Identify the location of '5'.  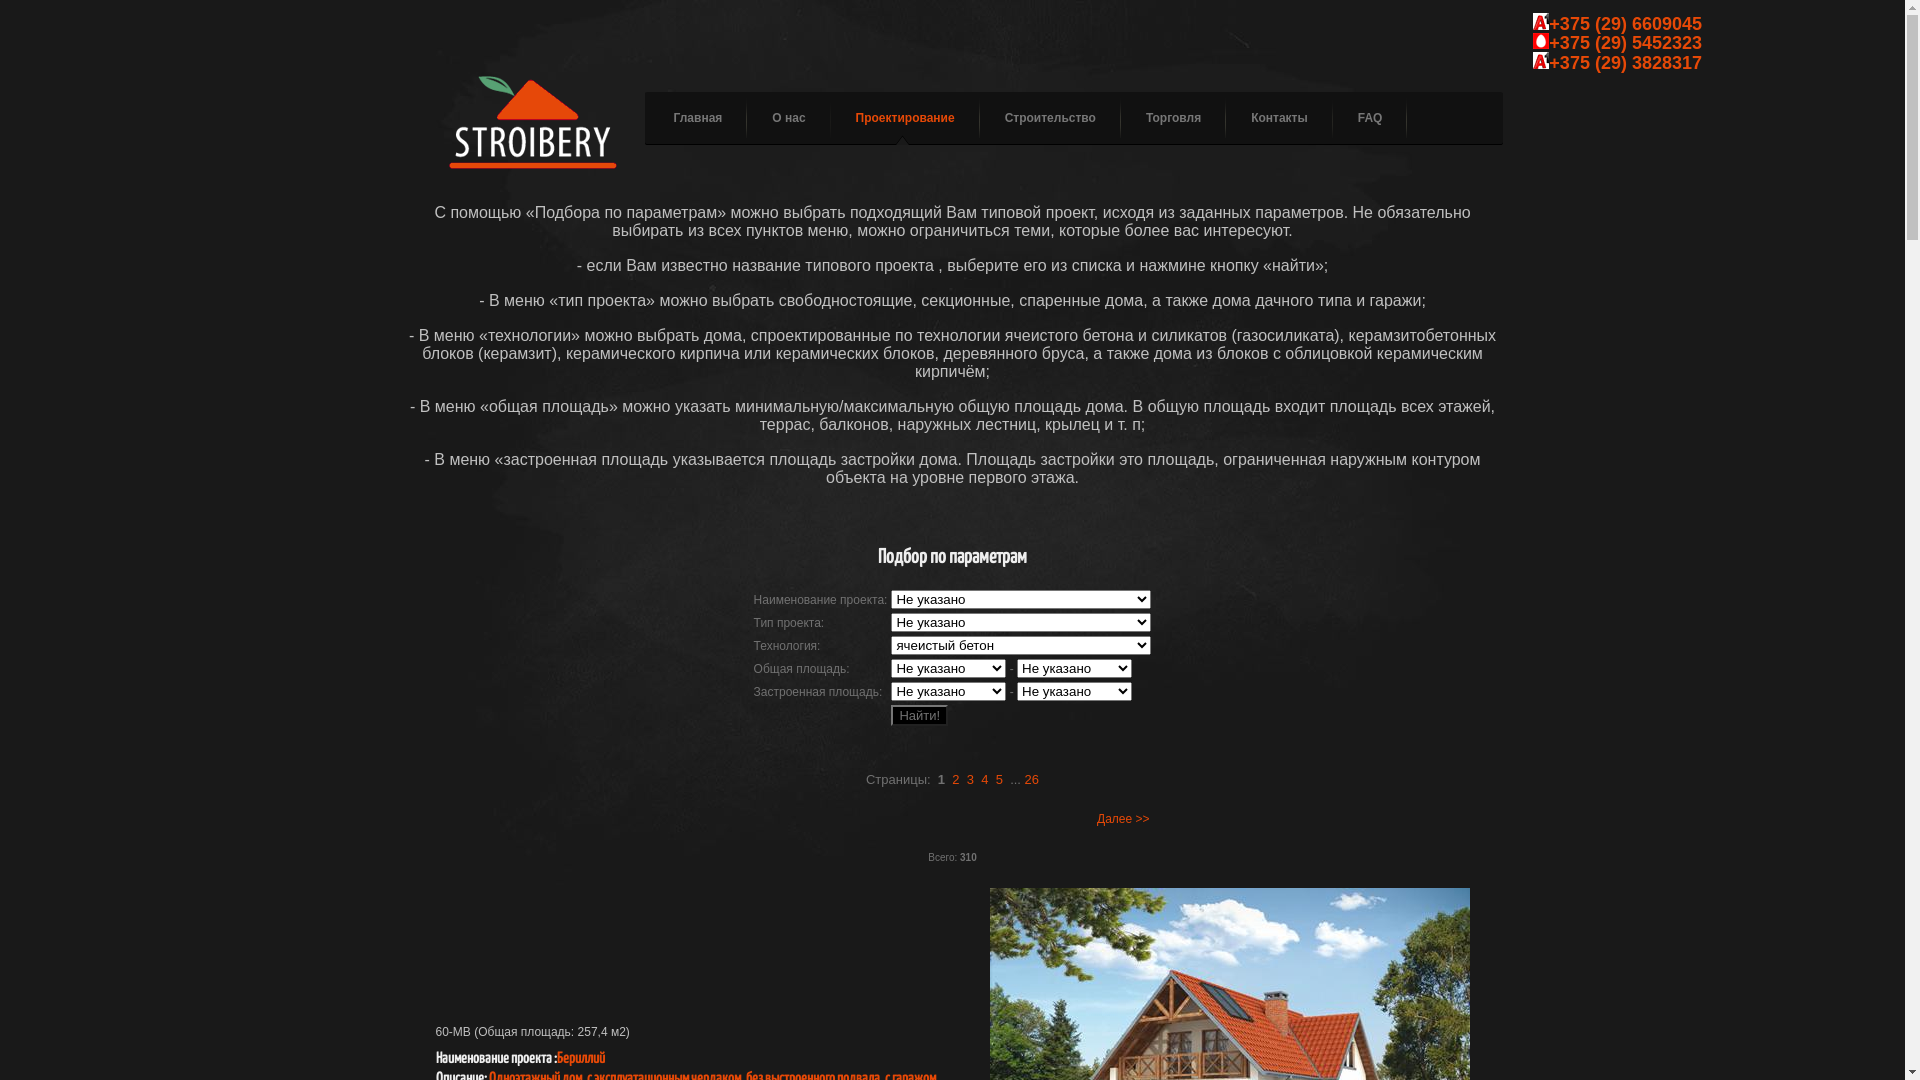
(999, 778).